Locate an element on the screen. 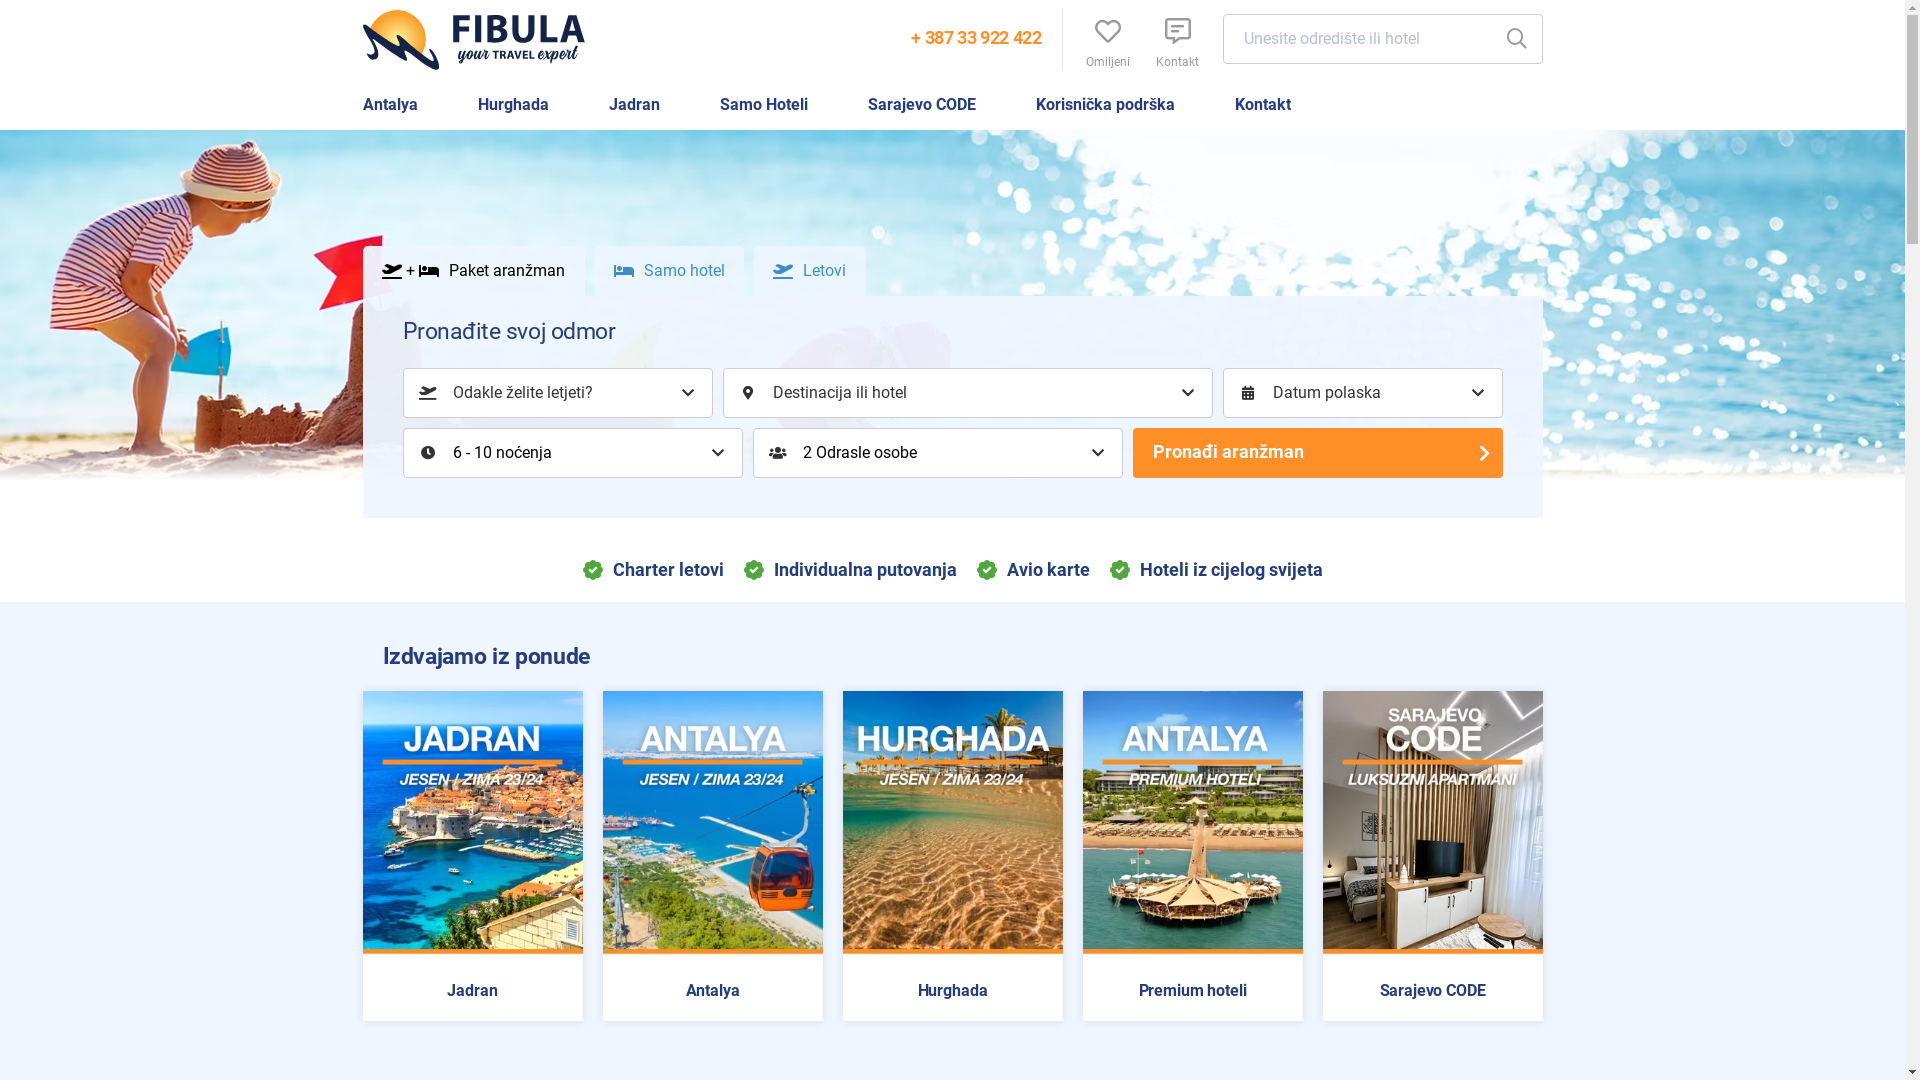 Image resolution: width=1920 pixels, height=1080 pixels. 'Kontakt' is located at coordinates (1261, 104).